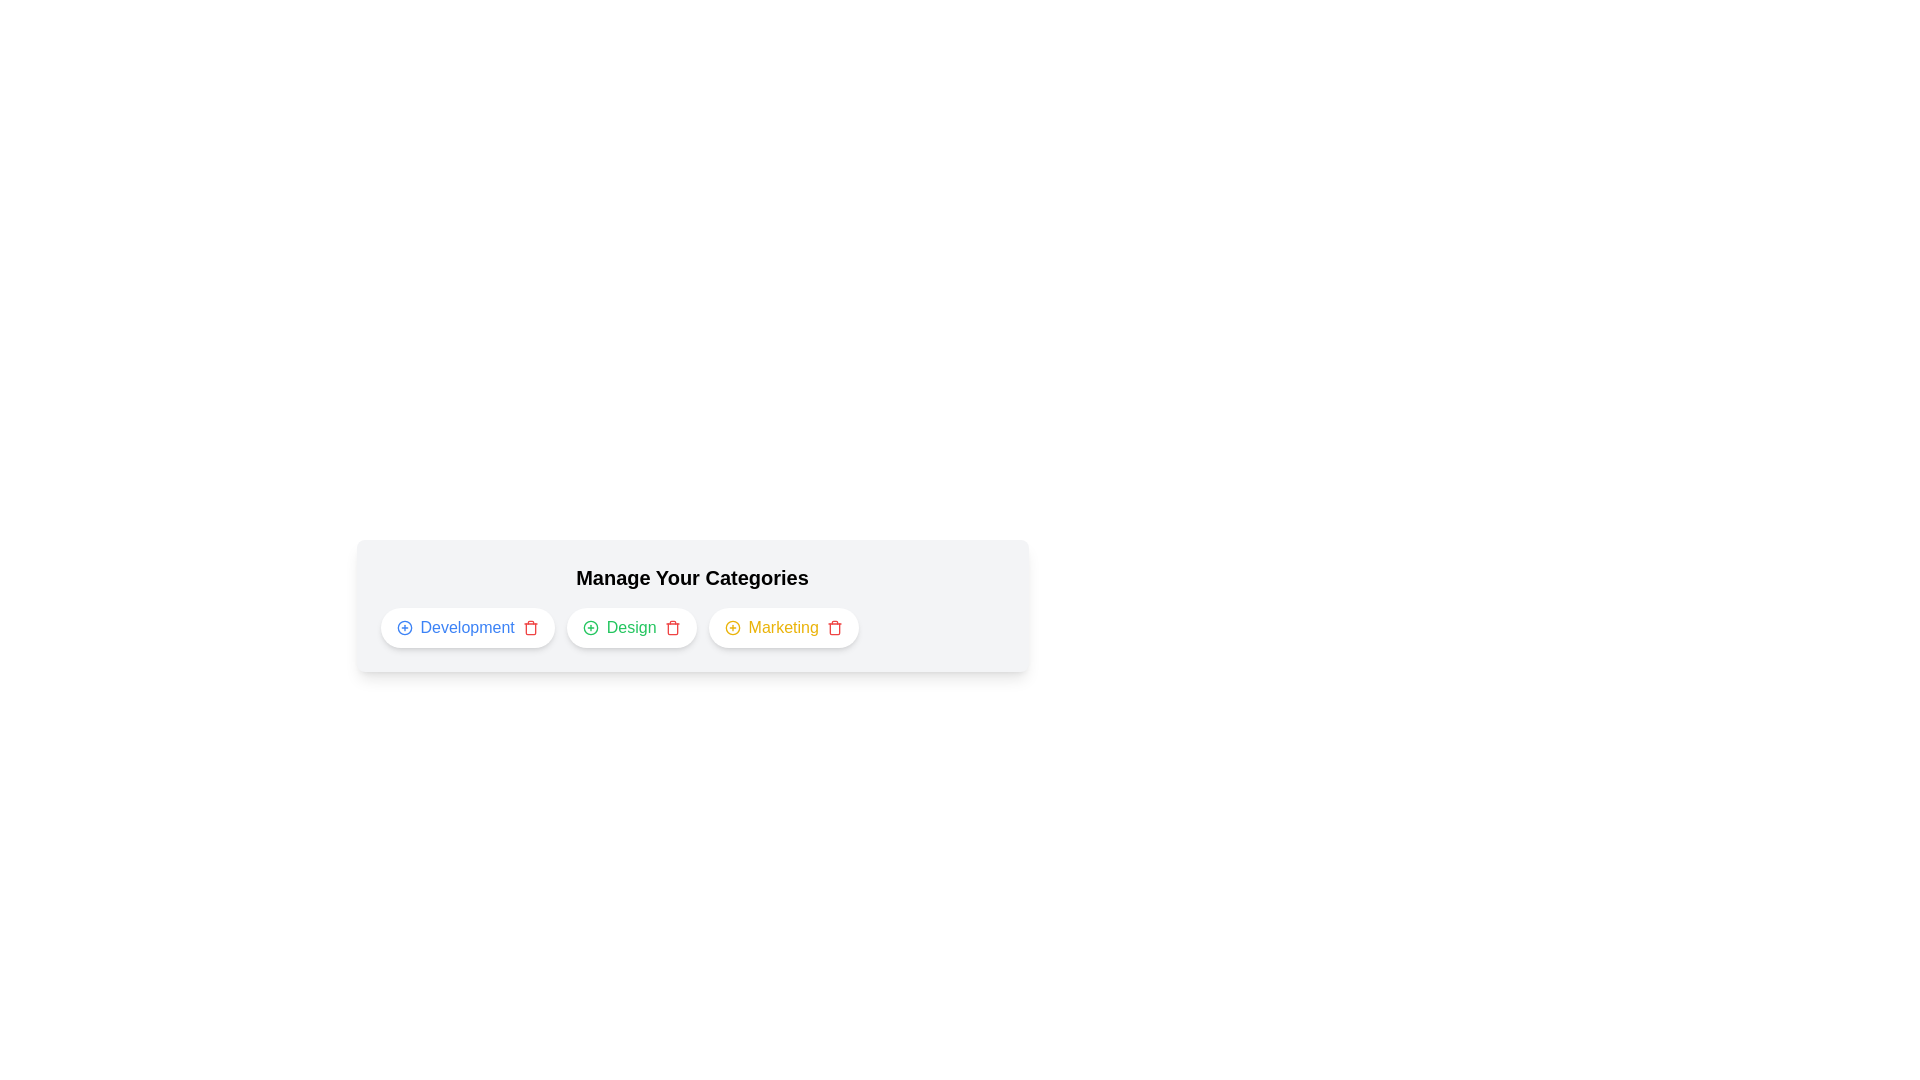  Describe the element at coordinates (466, 627) in the screenshot. I see `the category Development to highlight it` at that location.